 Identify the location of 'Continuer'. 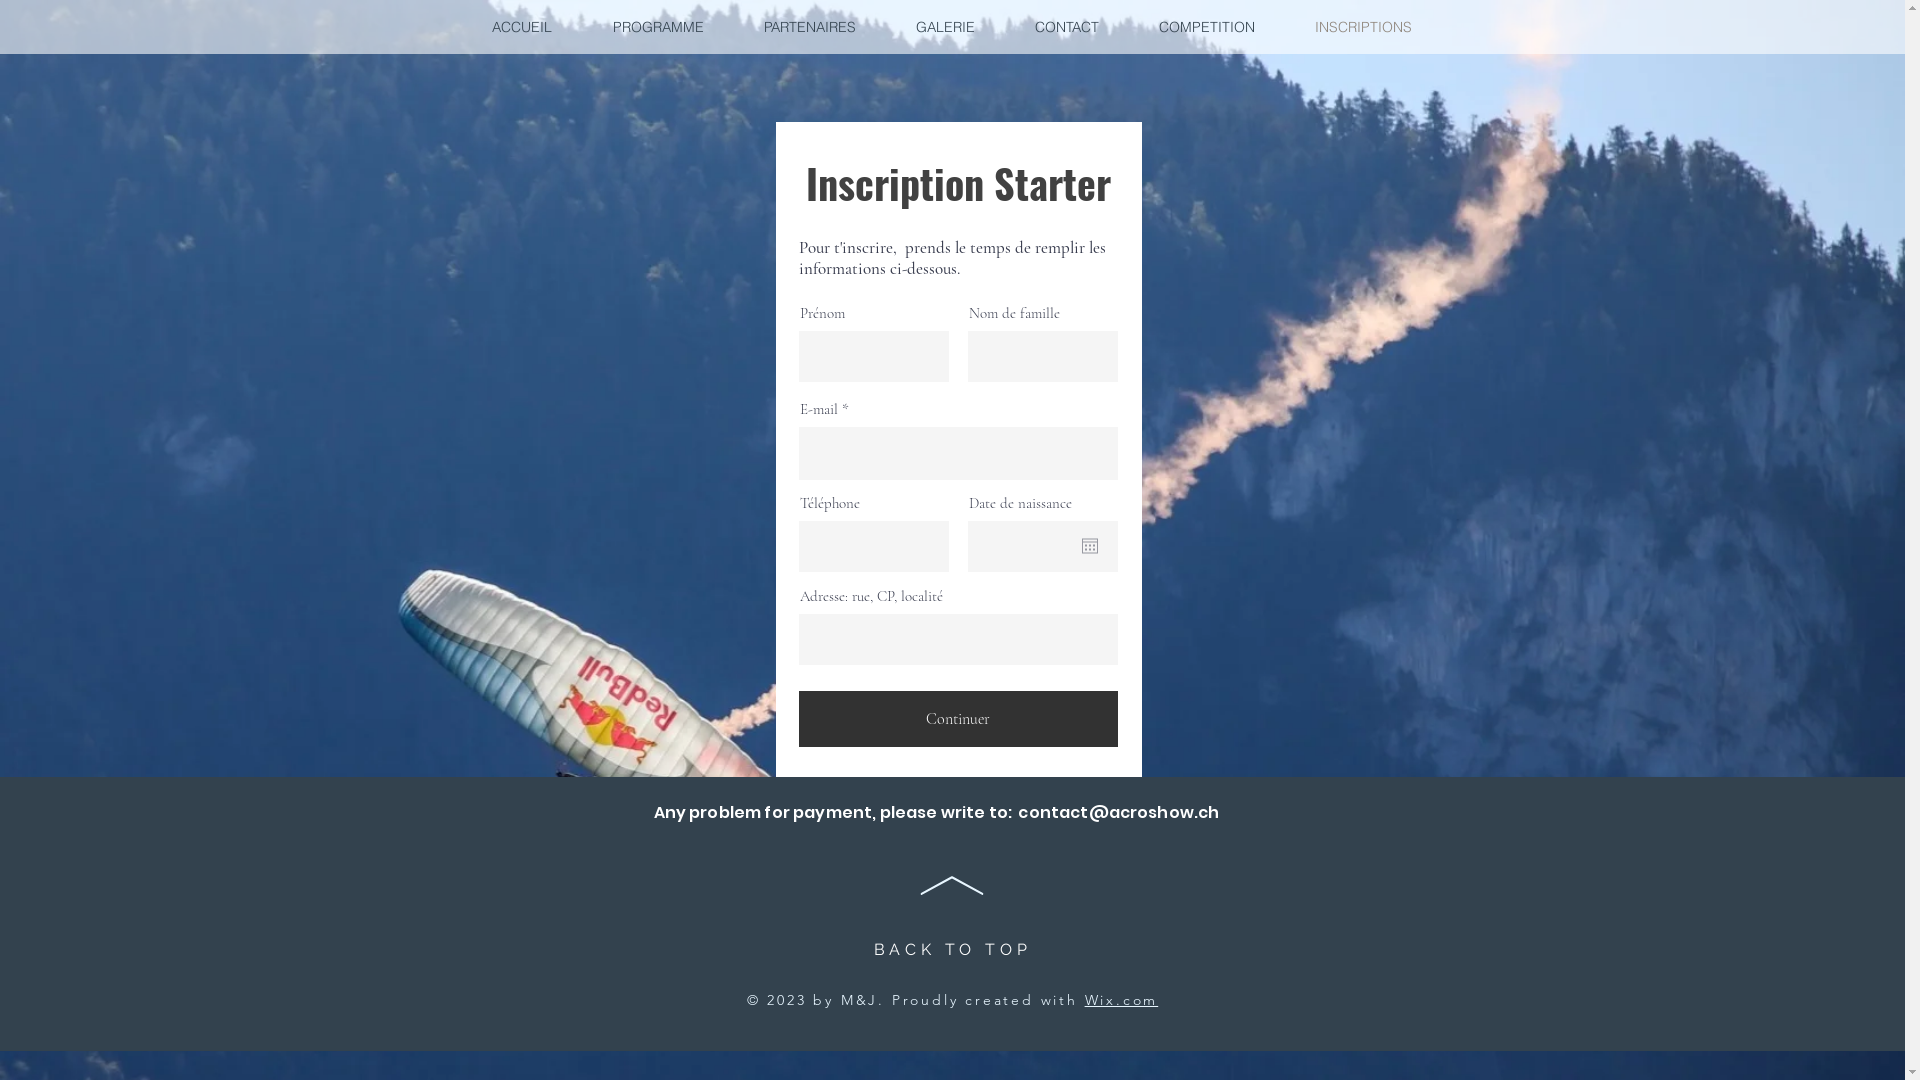
(956, 717).